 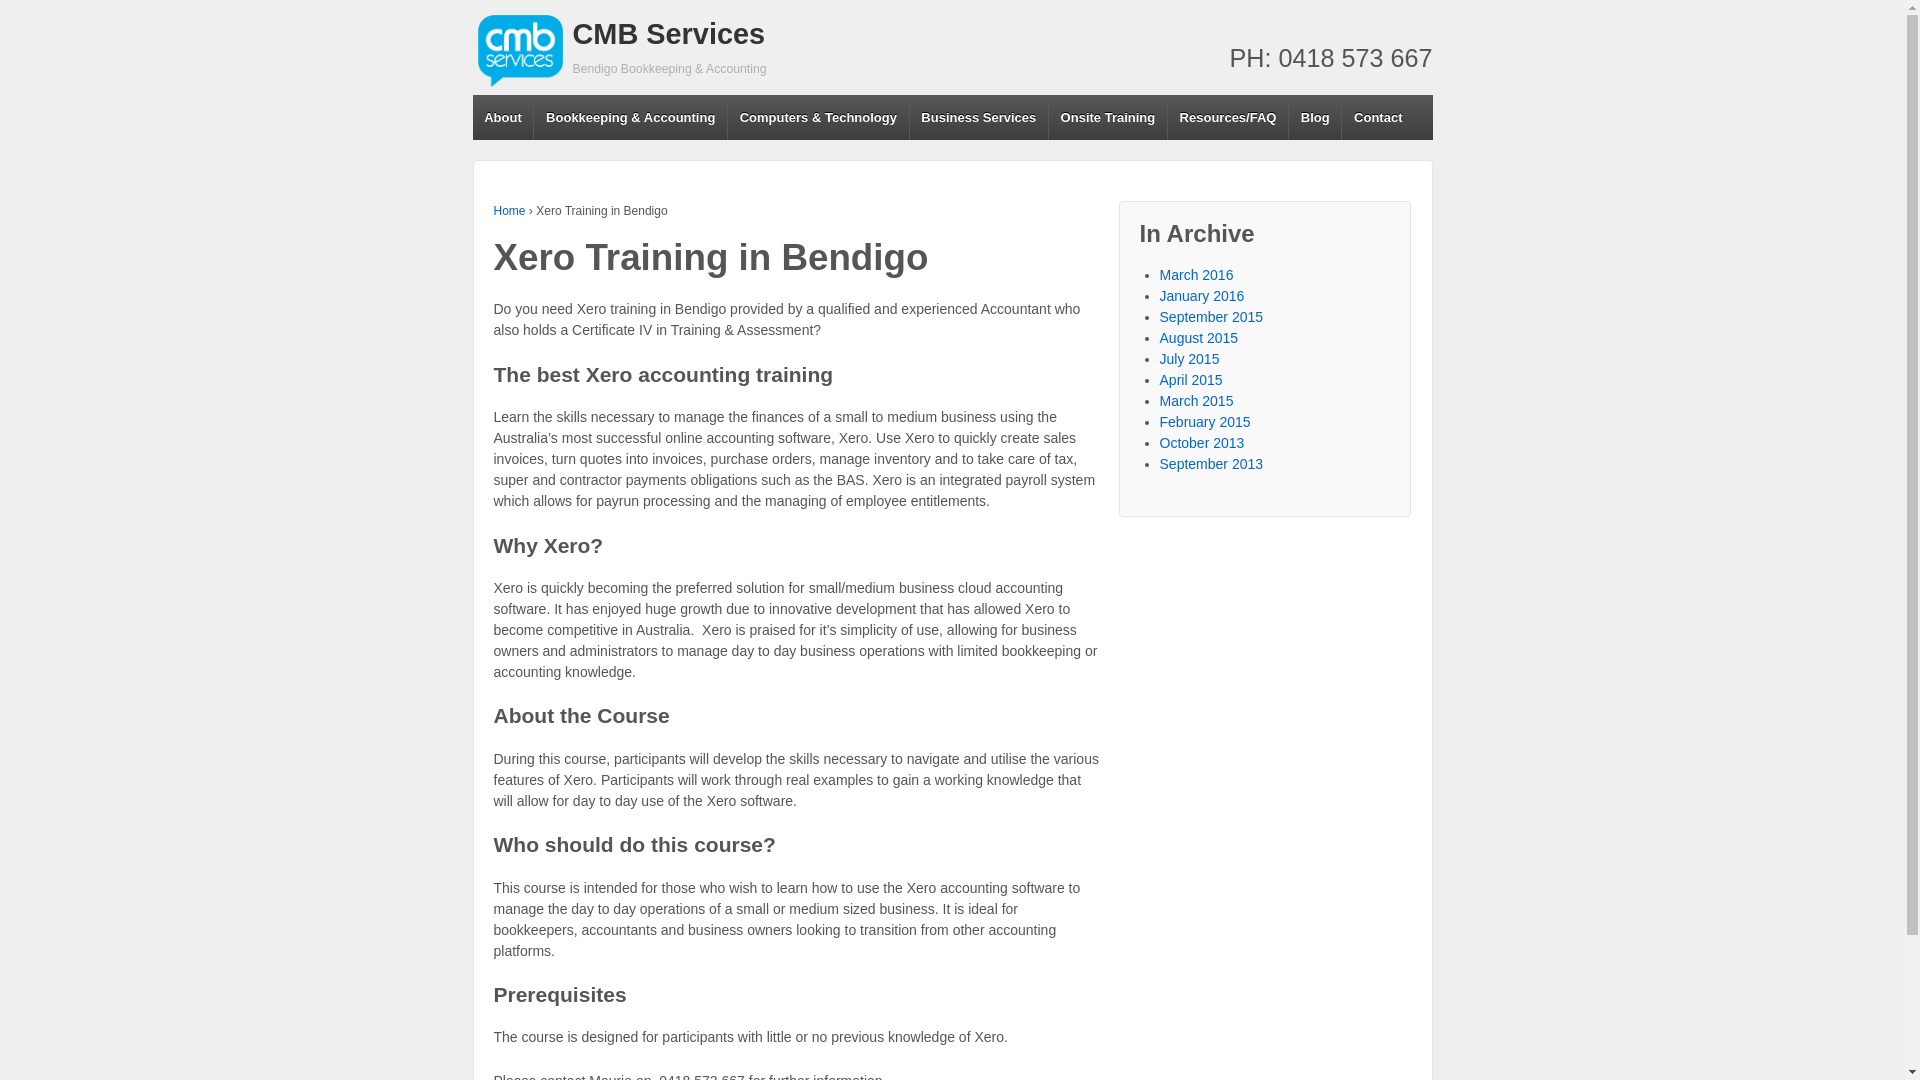 What do you see at coordinates (1204, 420) in the screenshot?
I see `'February 2015'` at bounding box center [1204, 420].